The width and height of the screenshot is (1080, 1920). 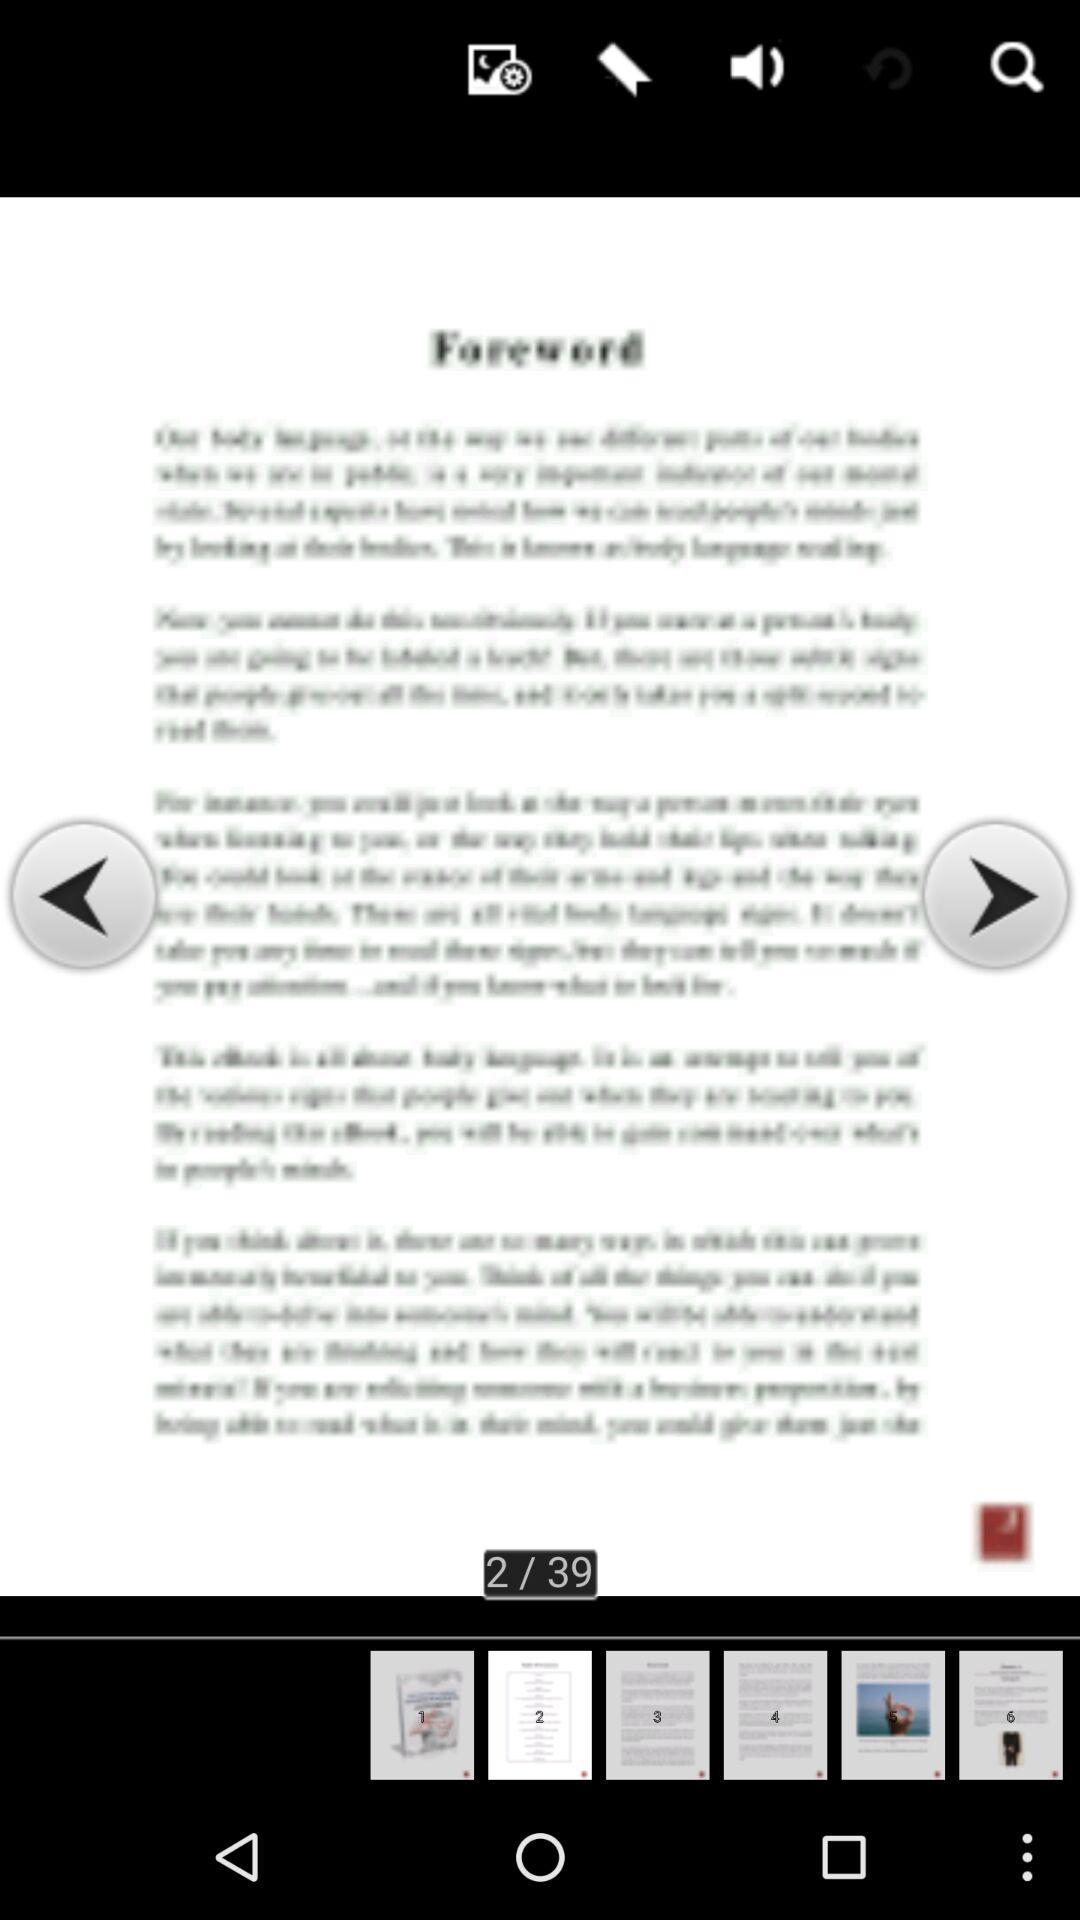 I want to click on the volume icon, so click(x=751, y=70).